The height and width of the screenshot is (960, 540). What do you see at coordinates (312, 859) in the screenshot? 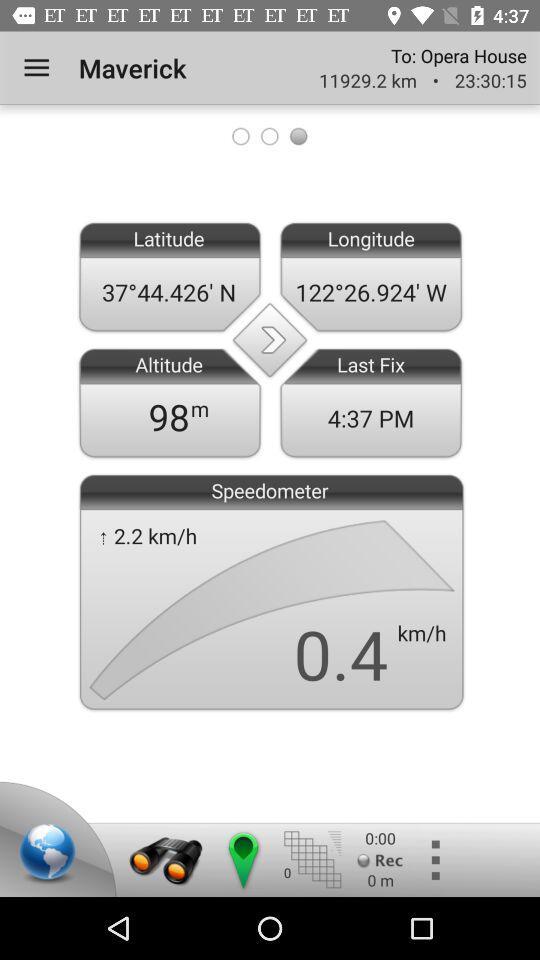
I see `open menu` at bounding box center [312, 859].